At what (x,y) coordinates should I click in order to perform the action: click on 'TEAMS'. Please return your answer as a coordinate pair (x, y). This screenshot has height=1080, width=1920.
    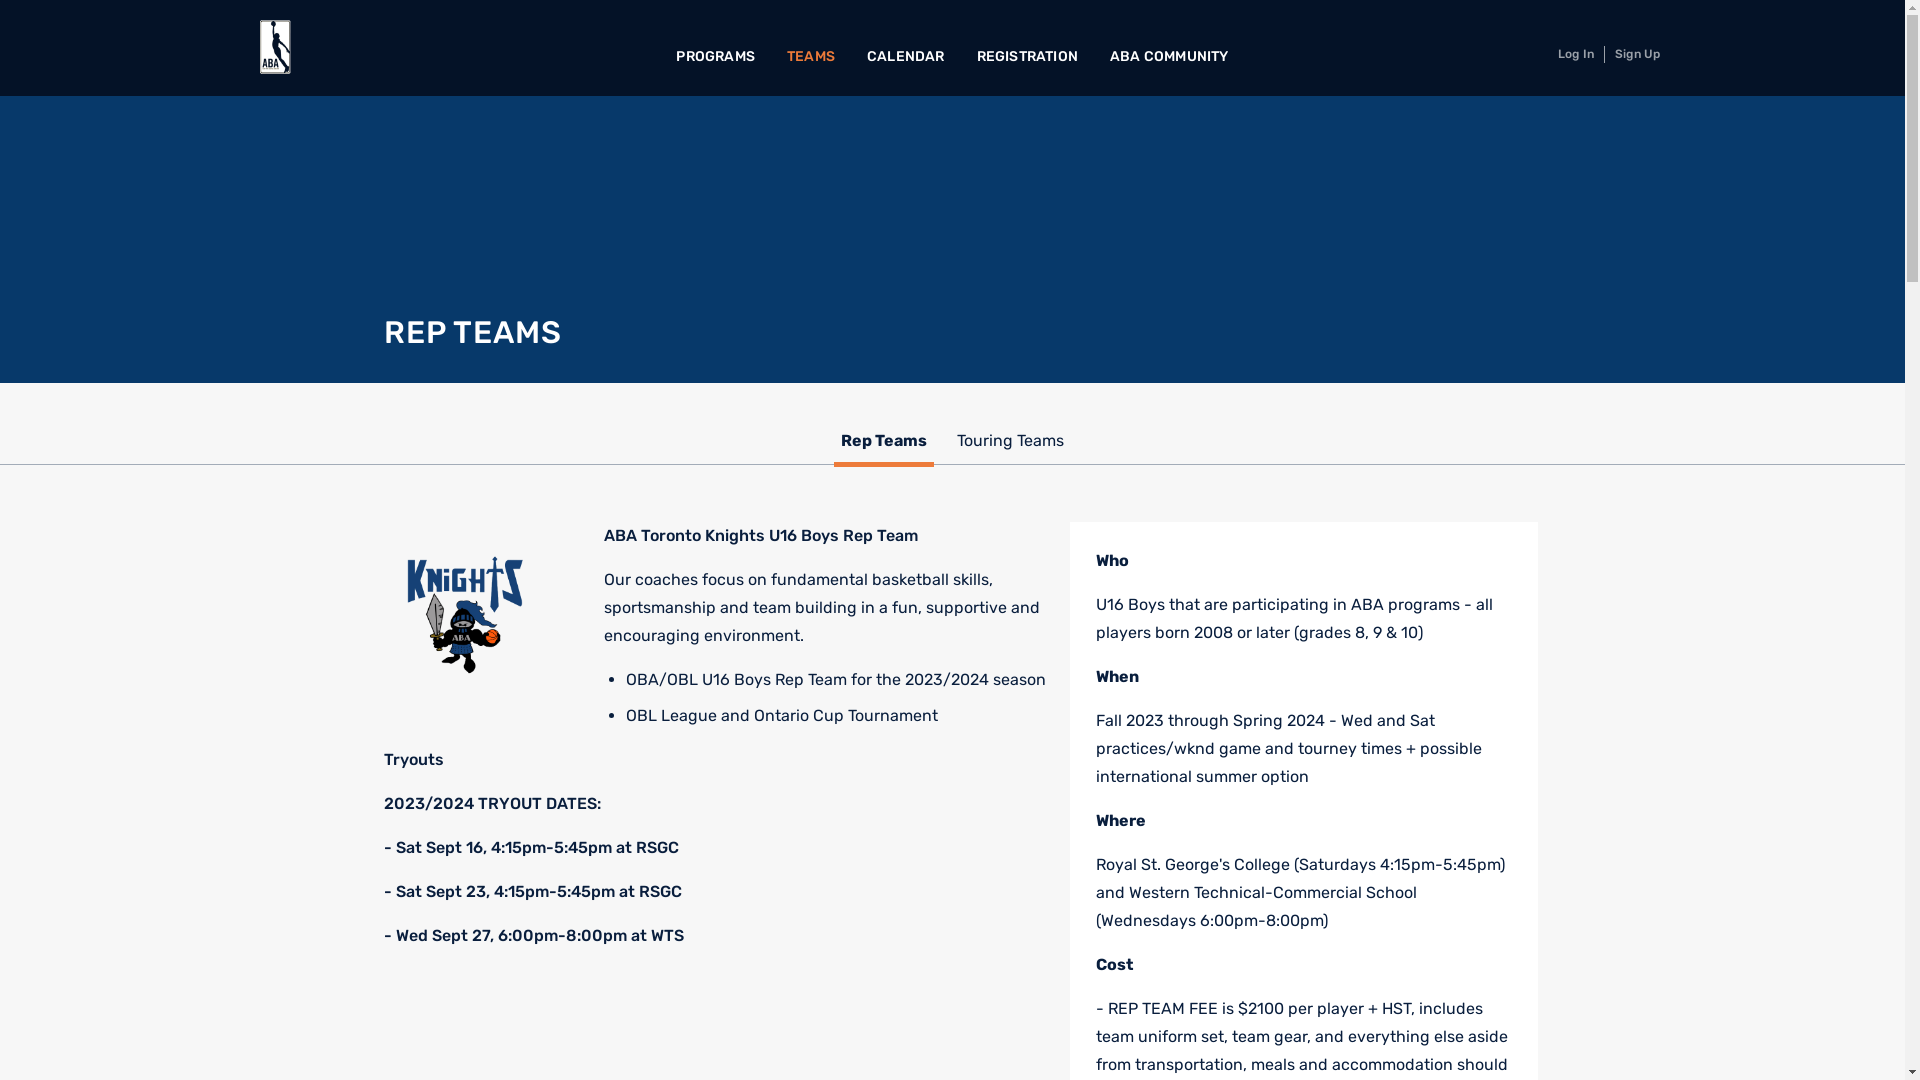
    Looking at the image, I should click on (811, 56).